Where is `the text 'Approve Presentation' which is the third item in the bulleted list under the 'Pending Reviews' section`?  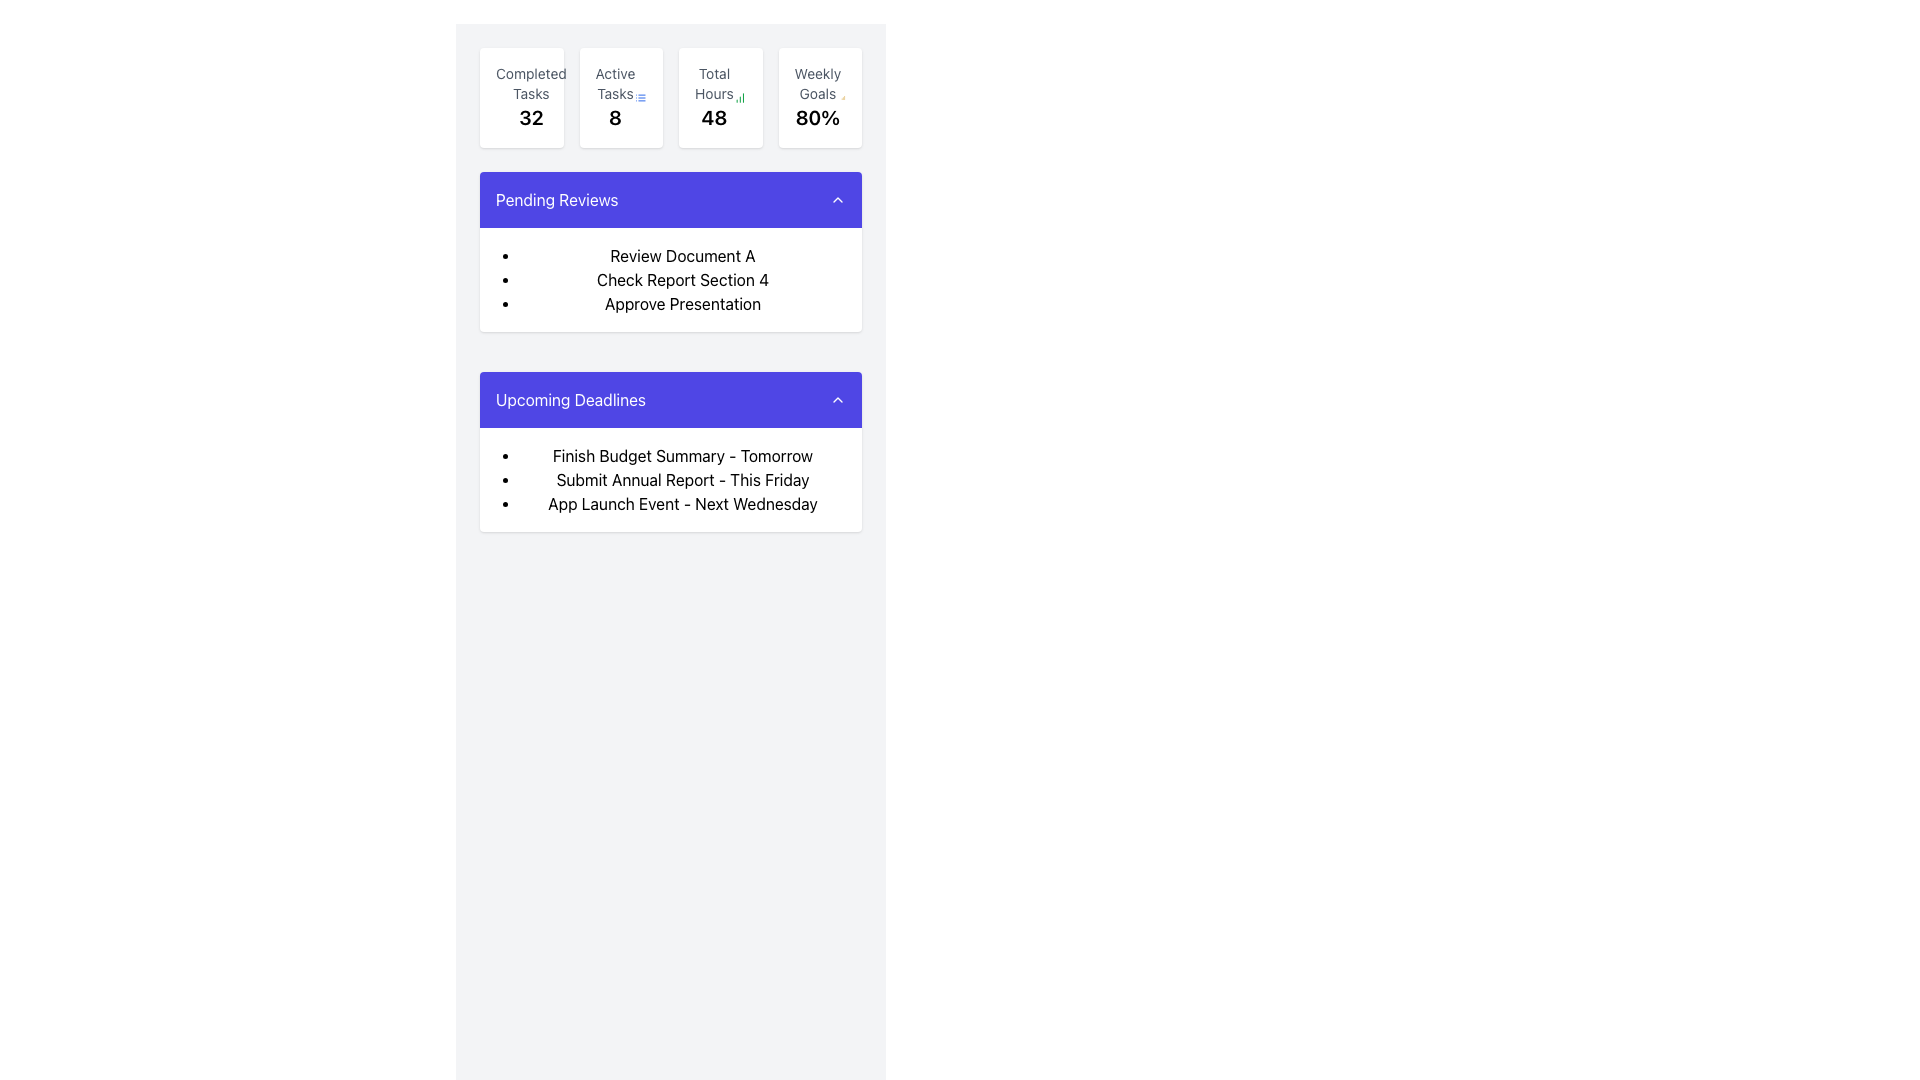 the text 'Approve Presentation' which is the third item in the bulleted list under the 'Pending Reviews' section is located at coordinates (682, 304).